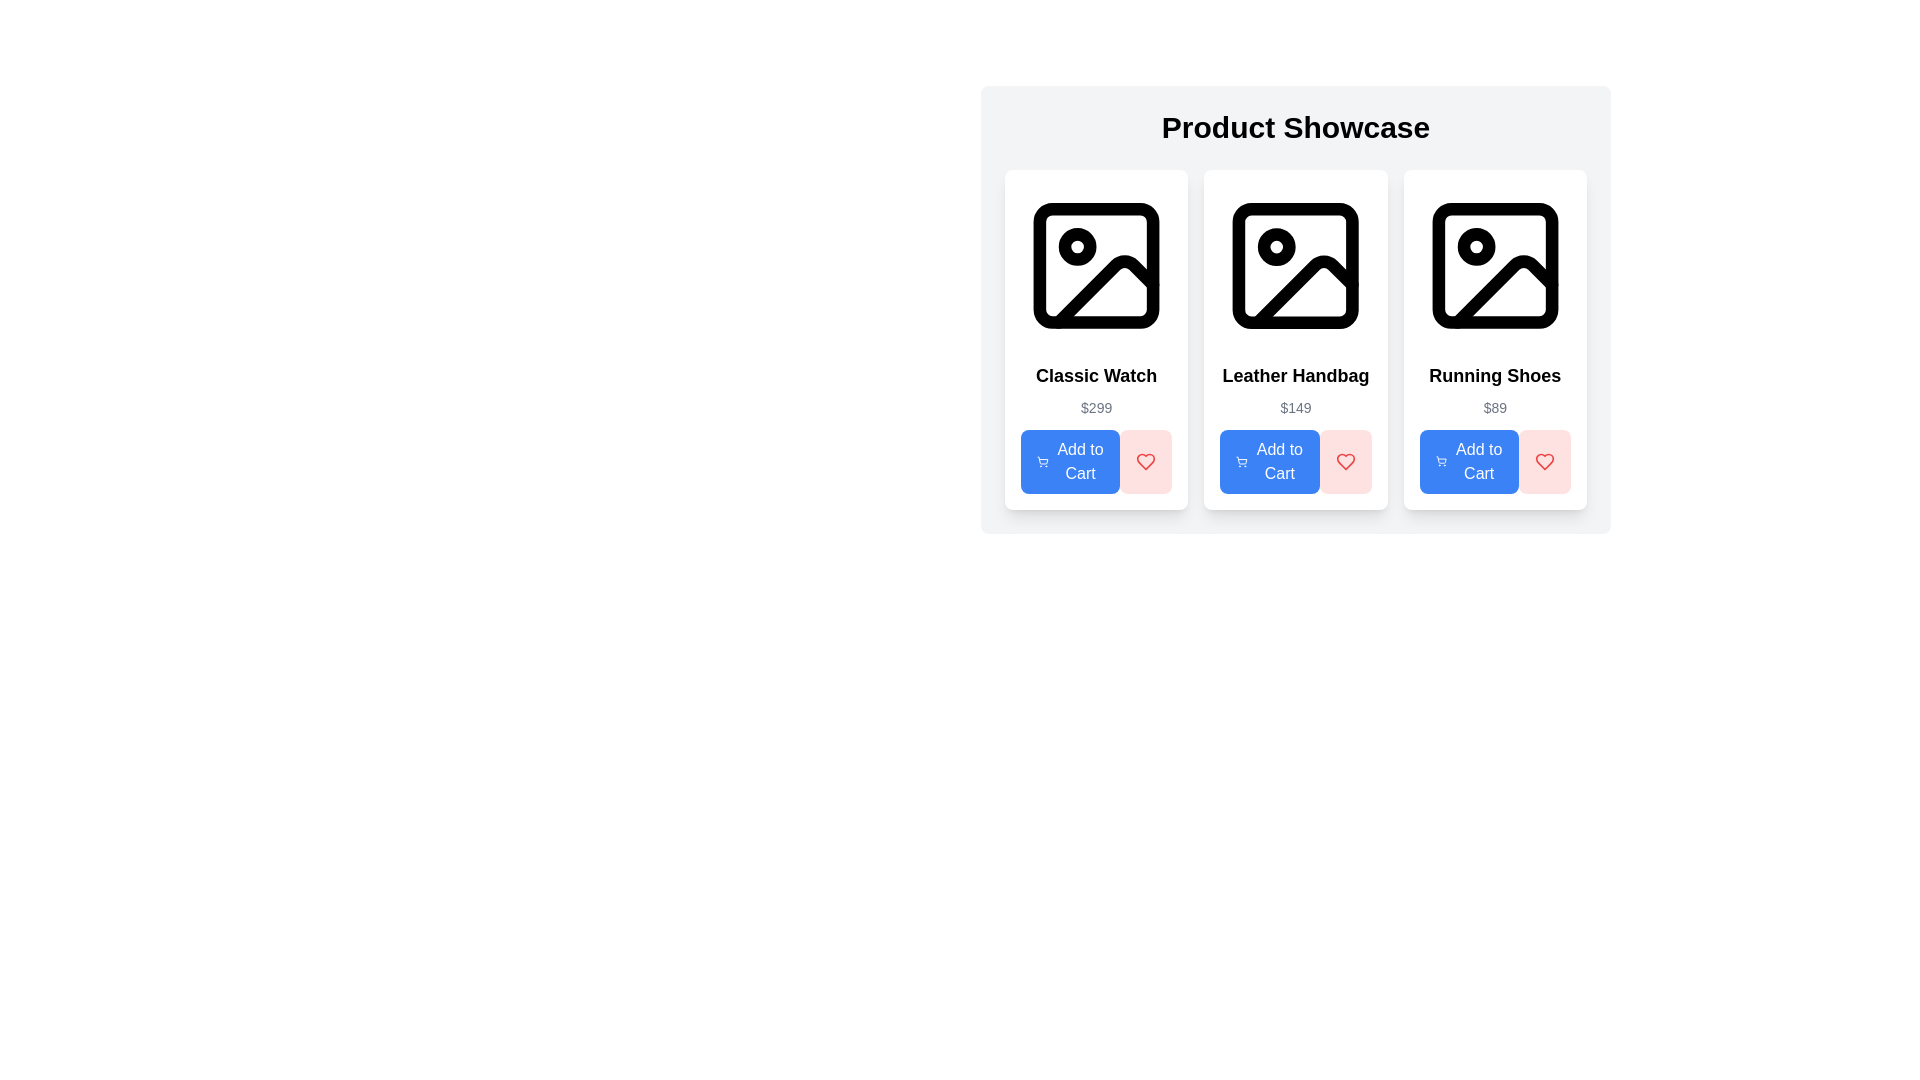 This screenshot has height=1080, width=1920. Describe the element at coordinates (1544, 462) in the screenshot. I see `the heart-shaped icon within the third product card for 'Running Shoes' to trigger the tooltip or animation` at that location.